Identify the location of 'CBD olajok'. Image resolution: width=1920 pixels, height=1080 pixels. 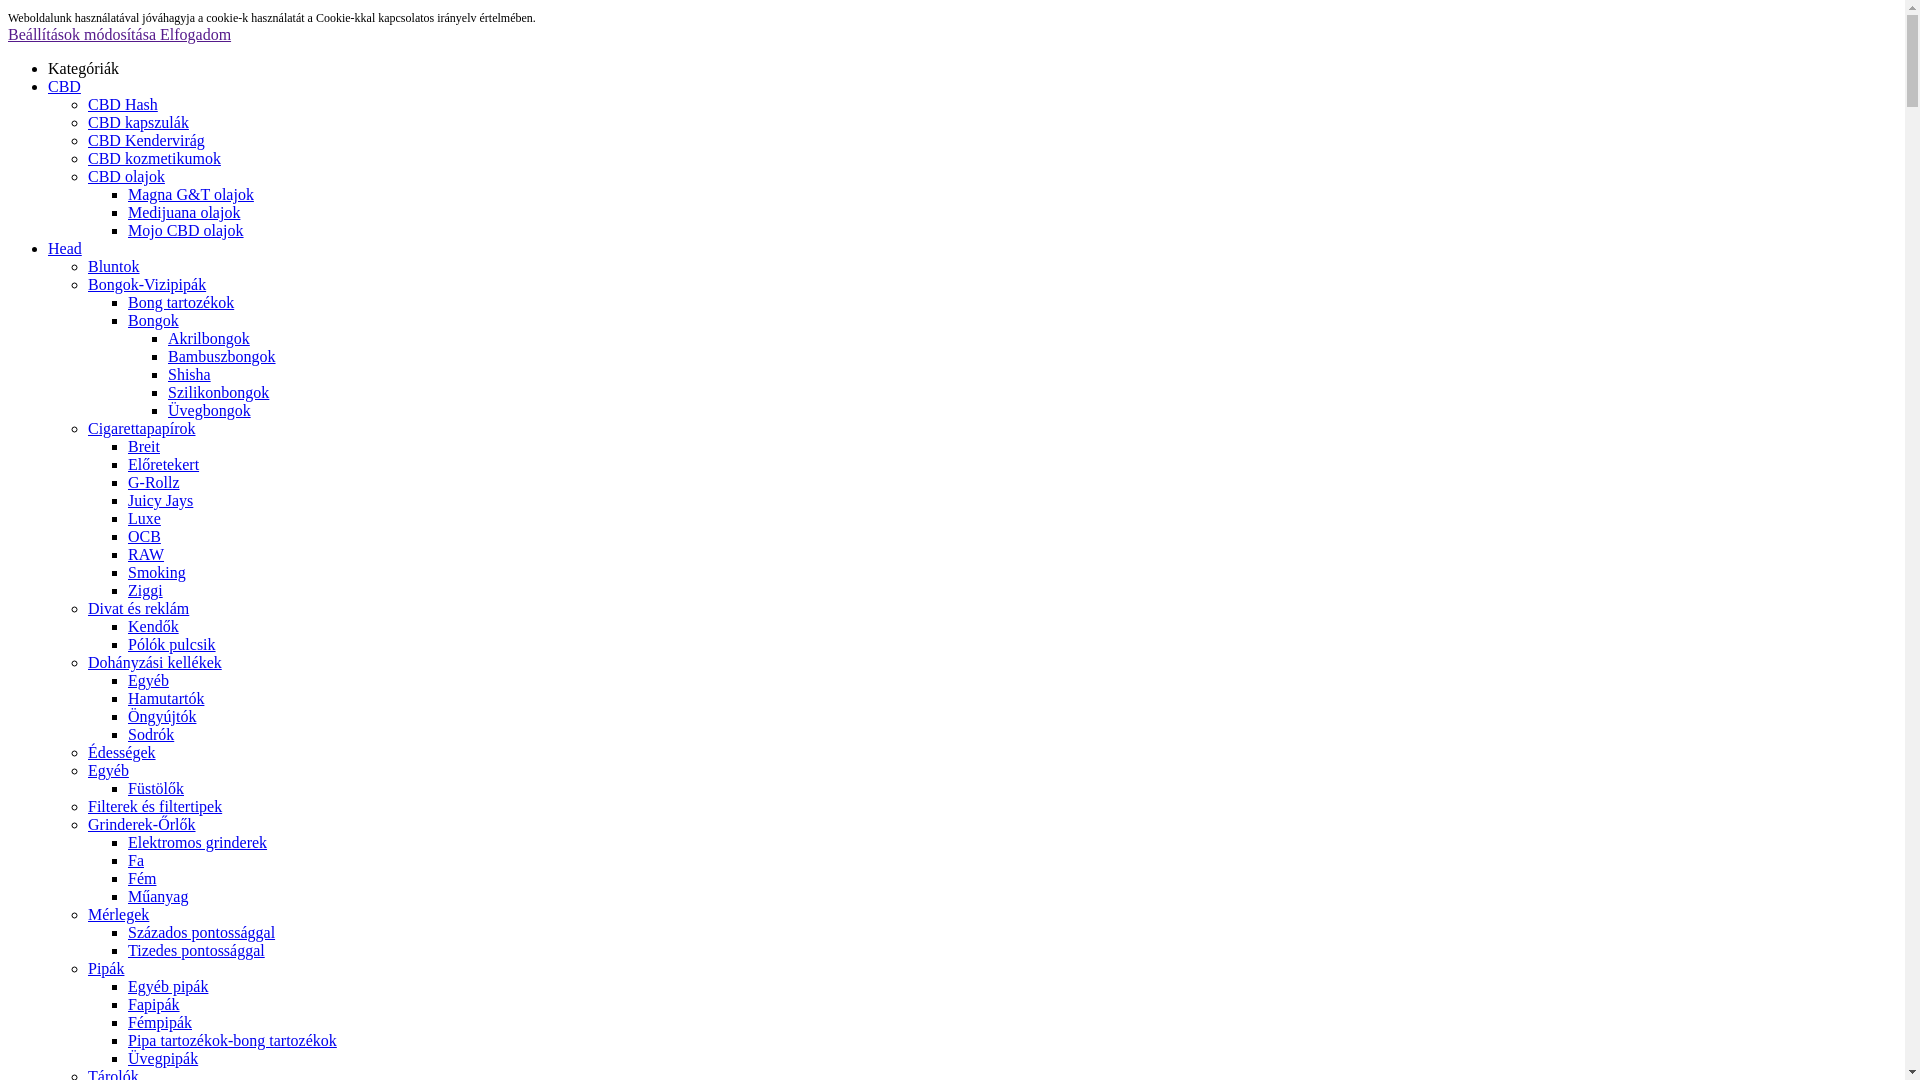
(125, 175).